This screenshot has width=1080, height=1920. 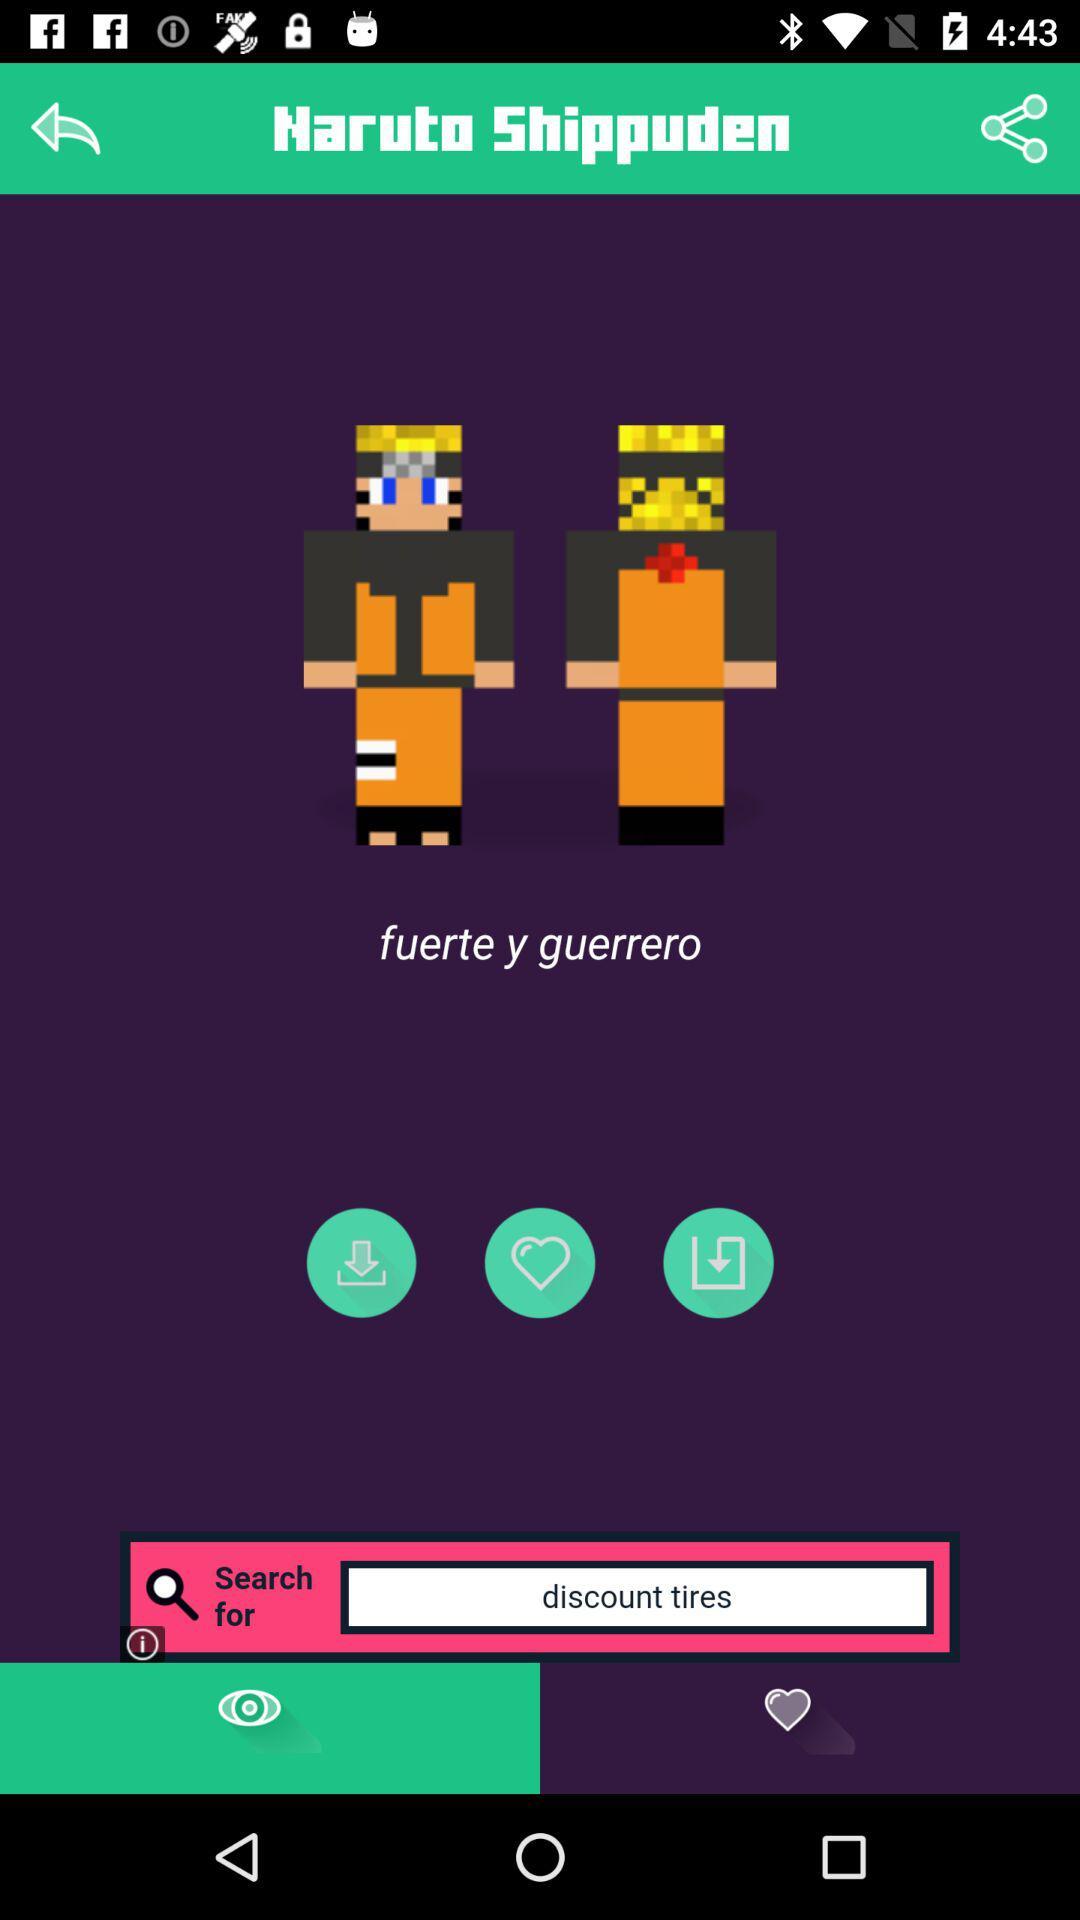 What do you see at coordinates (540, 1261) in the screenshot?
I see `the favorite icon` at bounding box center [540, 1261].